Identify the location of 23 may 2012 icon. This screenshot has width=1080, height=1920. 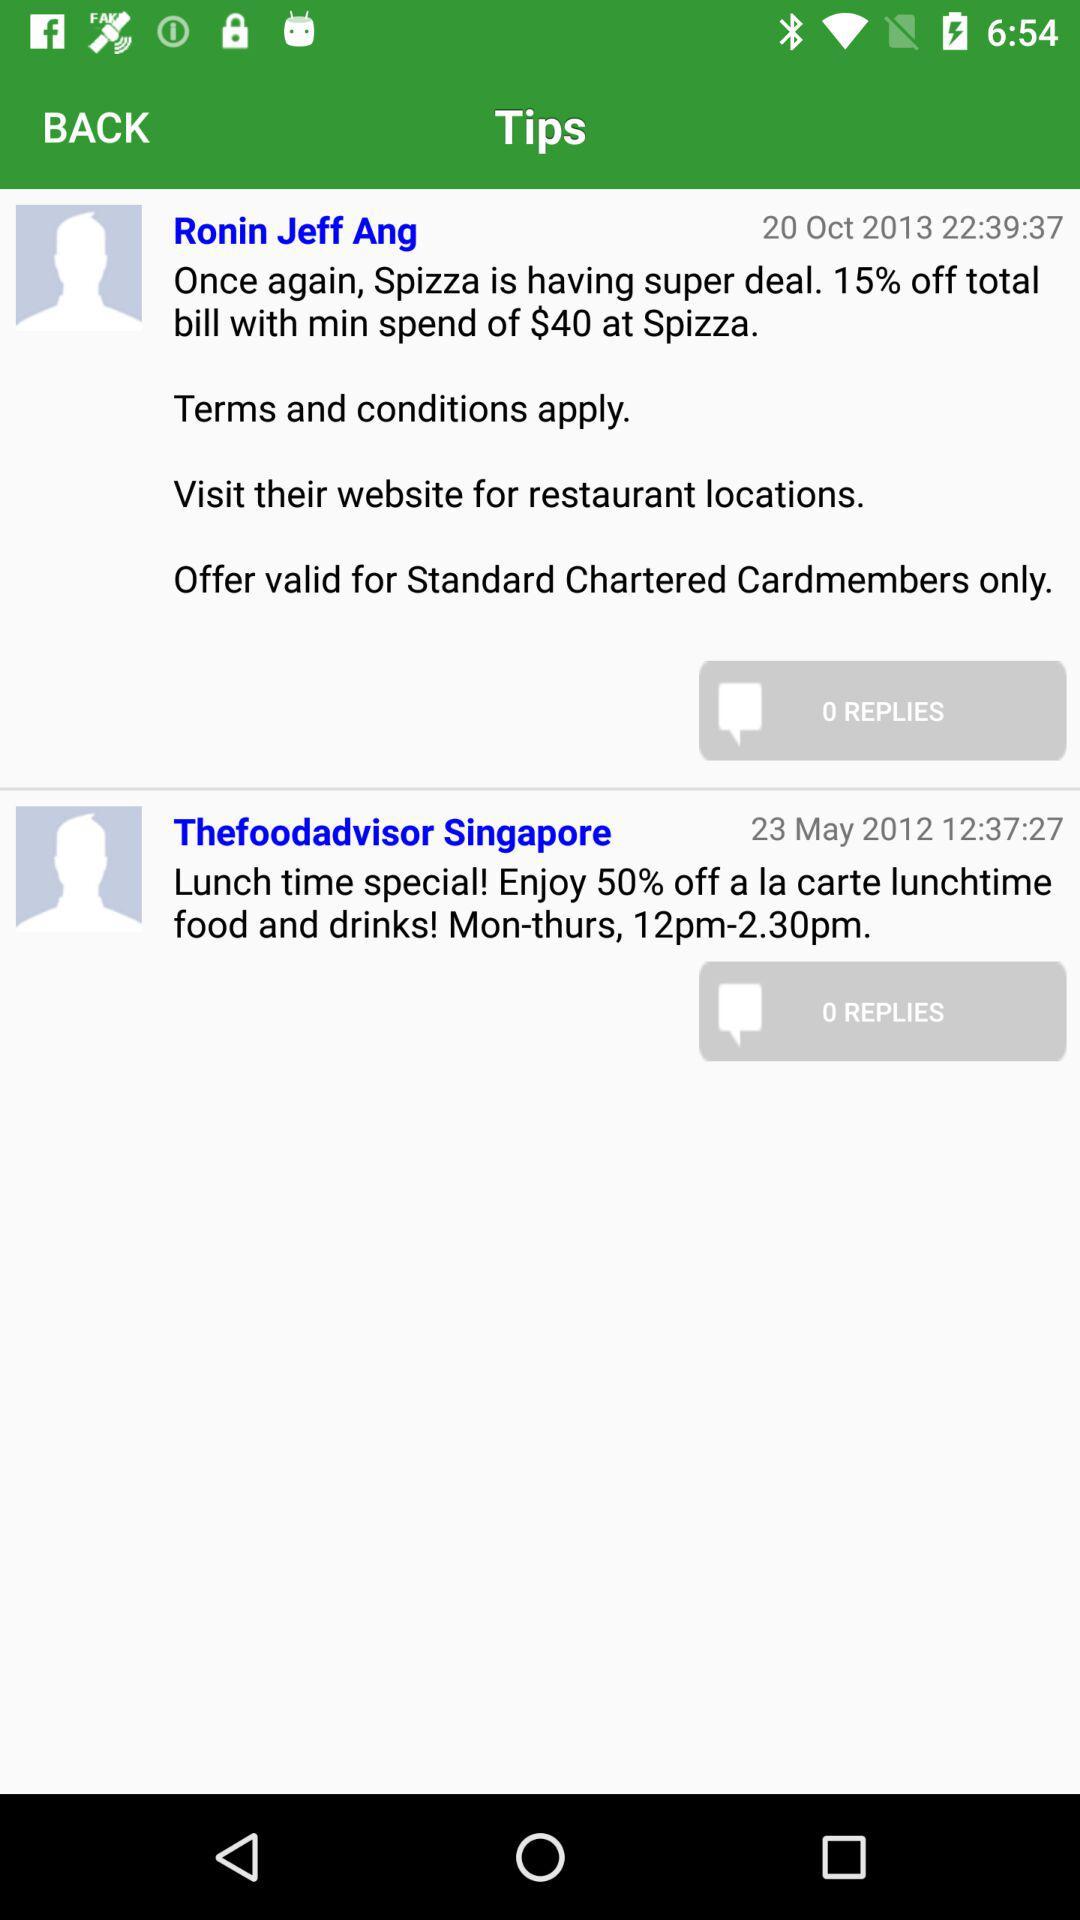
(907, 827).